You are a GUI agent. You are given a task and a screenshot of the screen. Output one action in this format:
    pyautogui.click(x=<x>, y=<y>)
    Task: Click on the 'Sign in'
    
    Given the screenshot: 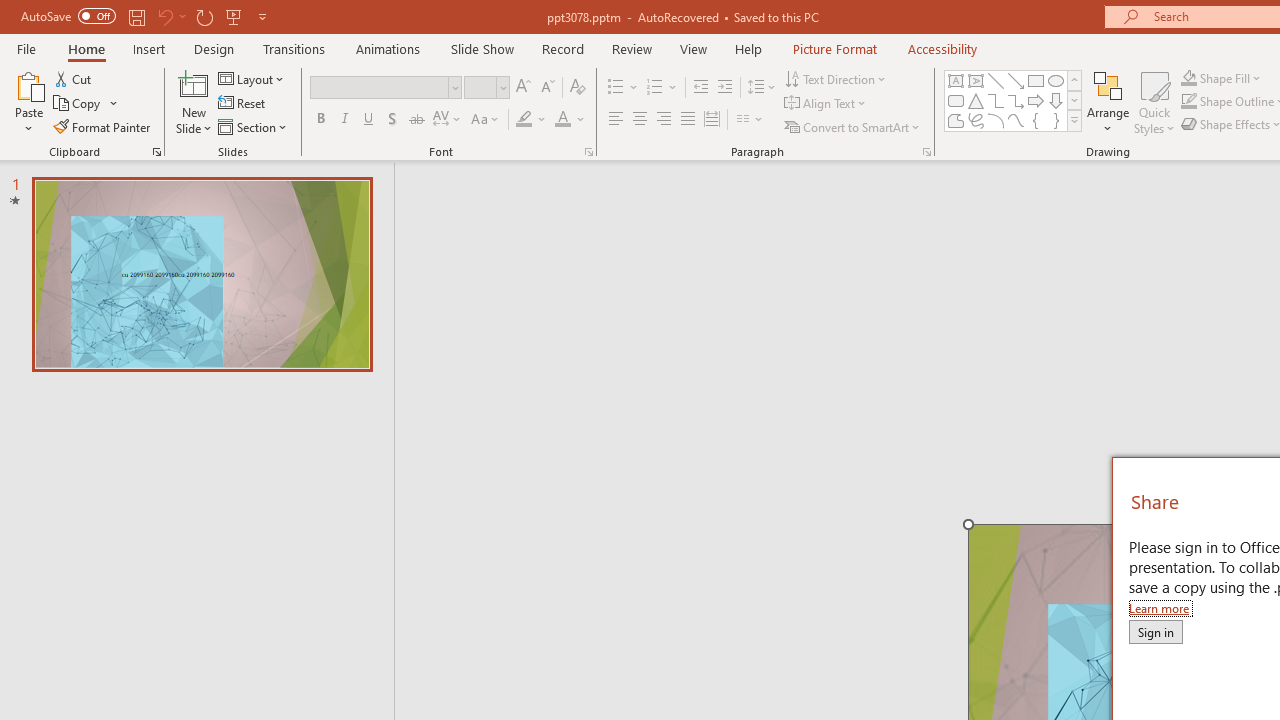 What is the action you would take?
    pyautogui.click(x=1155, y=631)
    